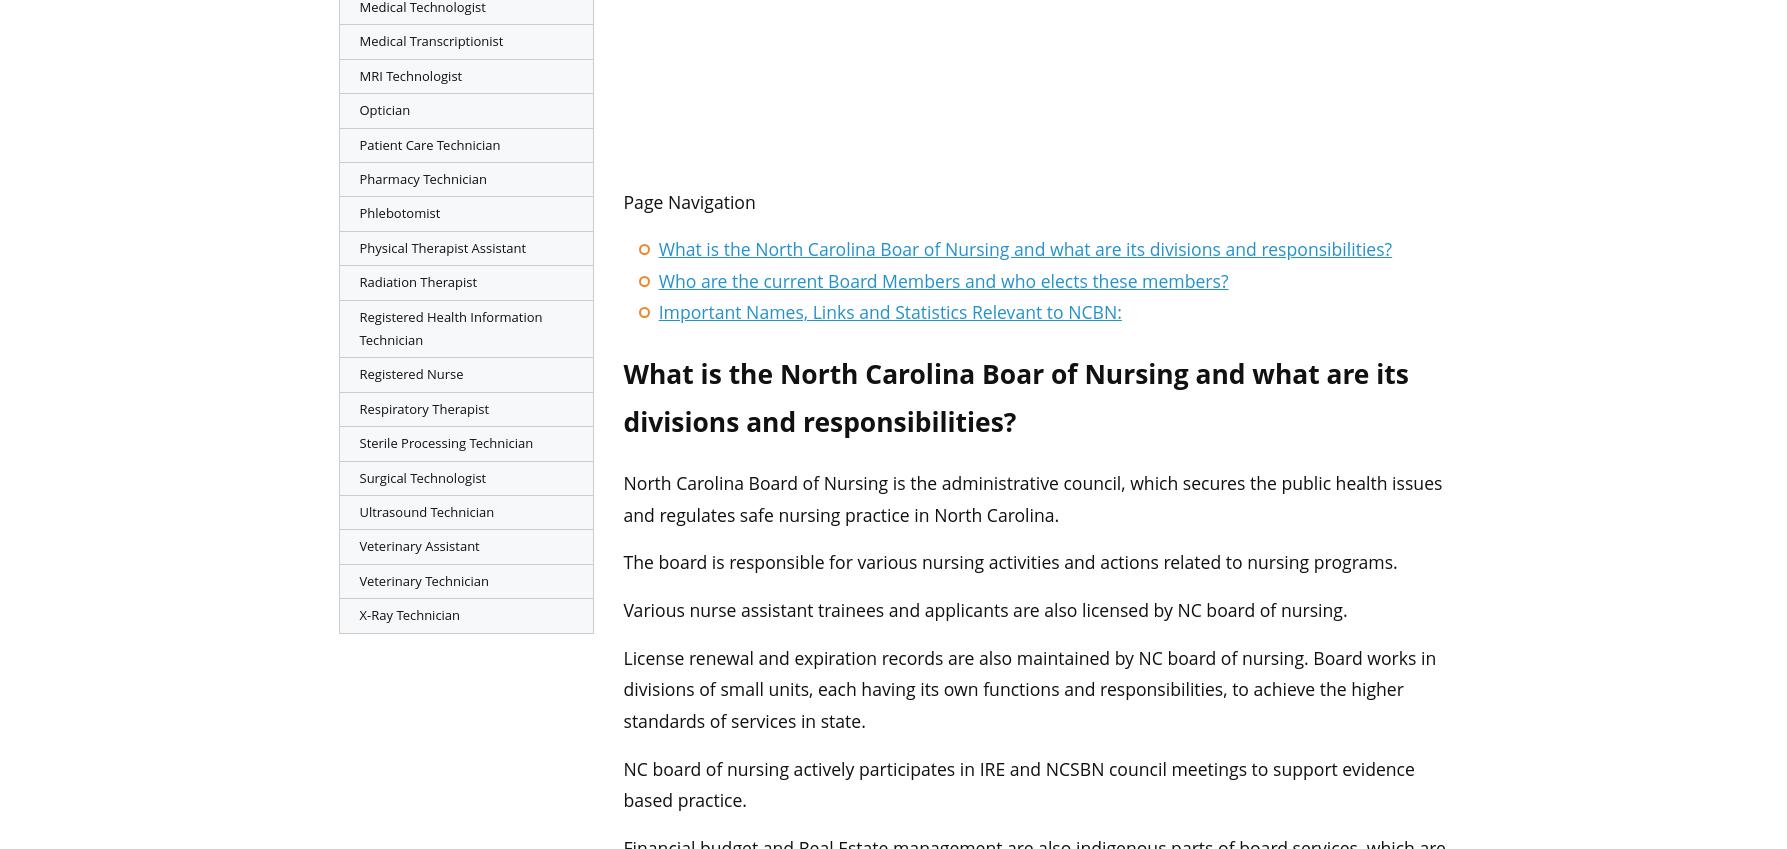  What do you see at coordinates (359, 109) in the screenshot?
I see `'Optician'` at bounding box center [359, 109].